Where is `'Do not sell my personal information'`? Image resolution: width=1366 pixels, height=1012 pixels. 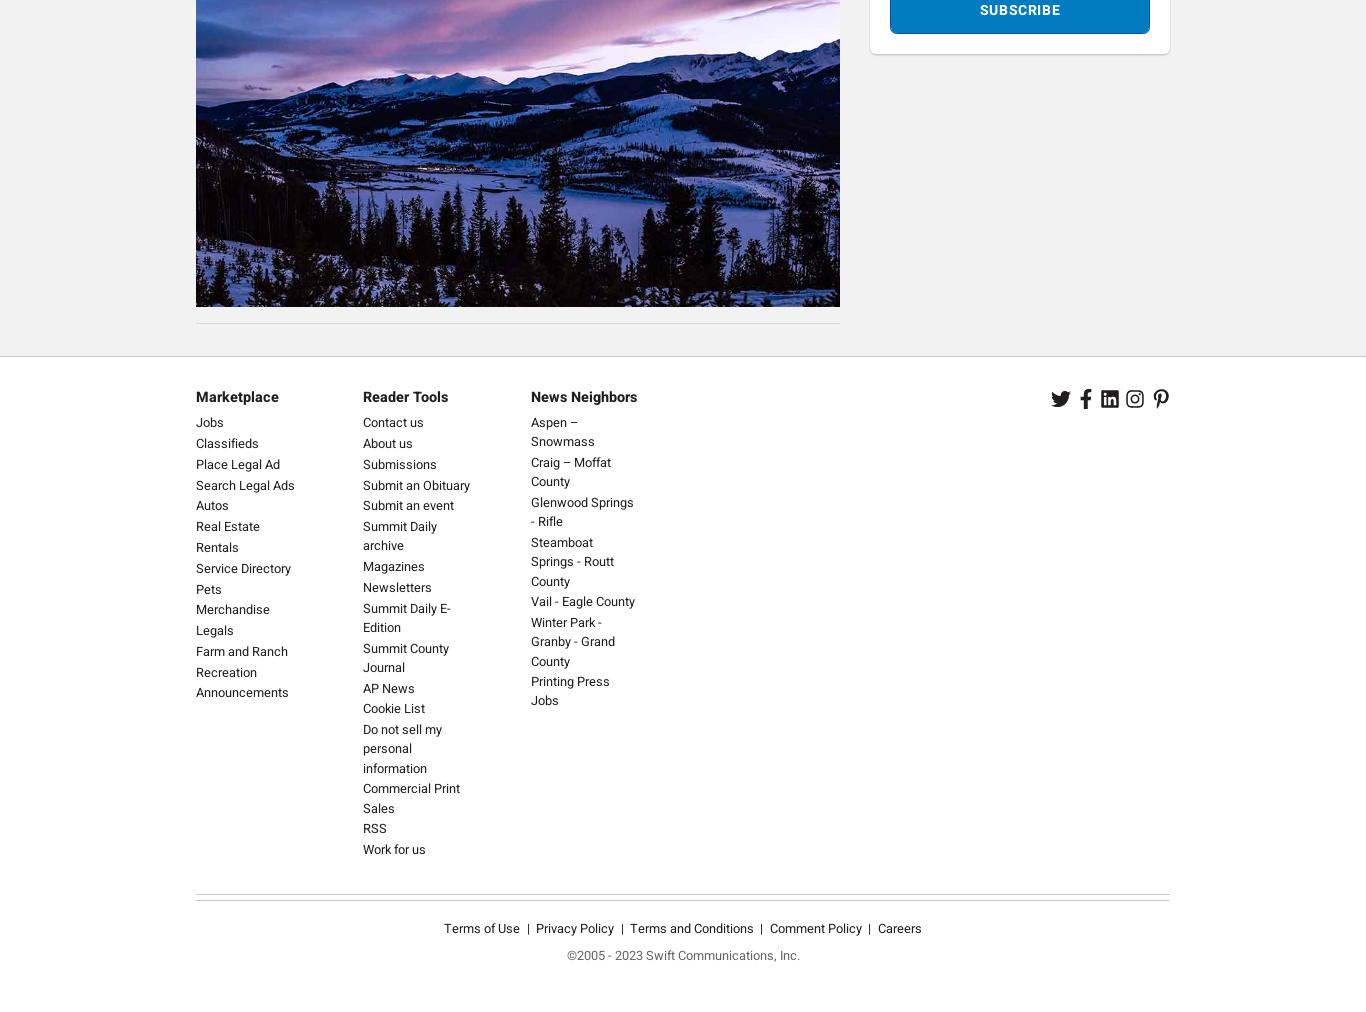 'Do not sell my personal information' is located at coordinates (401, 748).